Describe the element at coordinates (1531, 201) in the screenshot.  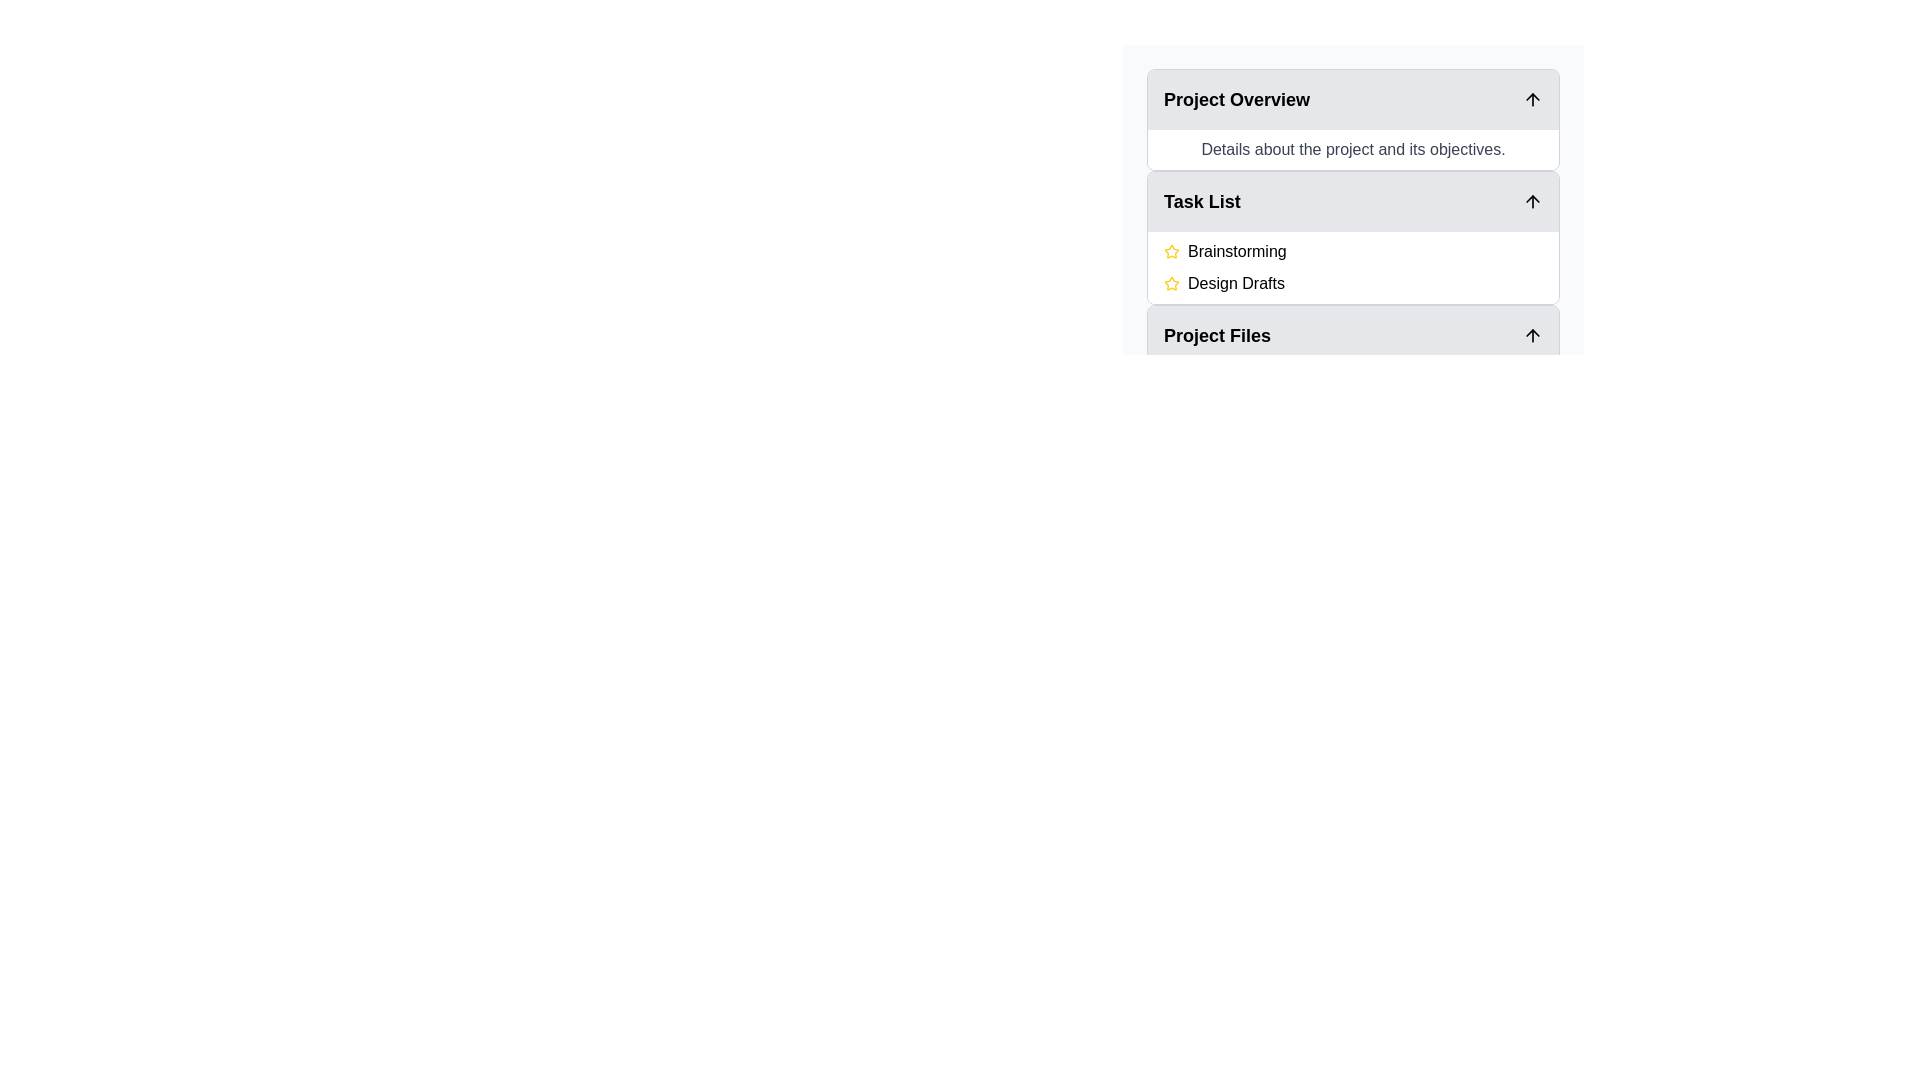
I see `the small upward arrow icon button located on the far-right side of the header bar for the 'Task List' section` at that location.